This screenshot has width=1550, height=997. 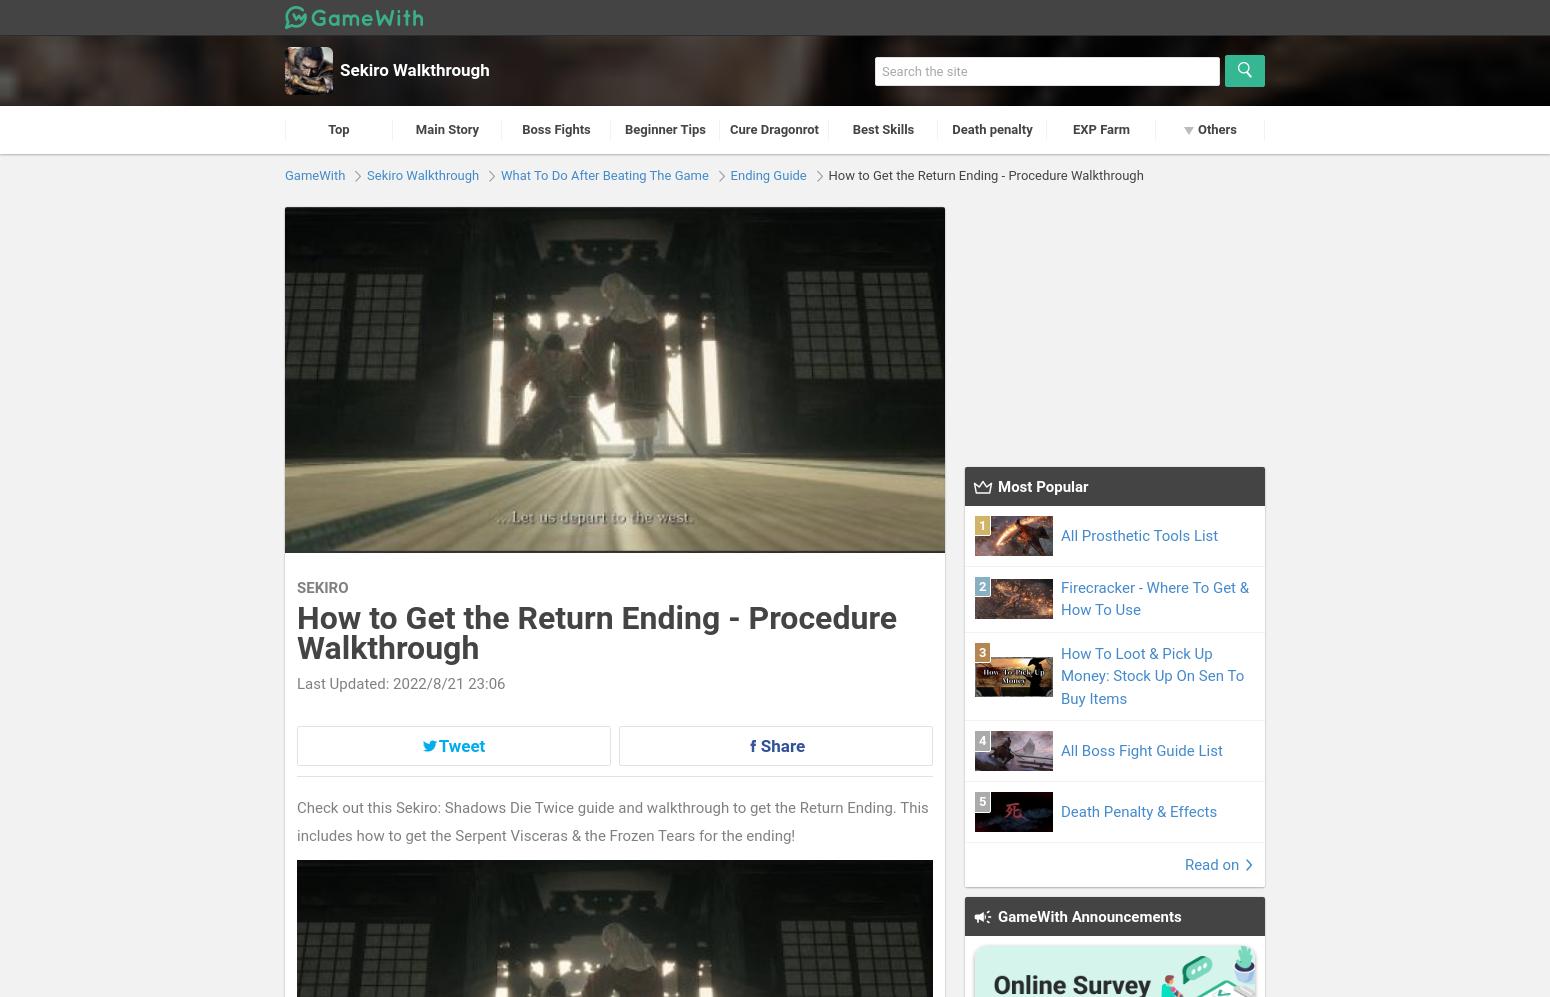 What do you see at coordinates (604, 174) in the screenshot?
I see `'What To Do After Beating The Game'` at bounding box center [604, 174].